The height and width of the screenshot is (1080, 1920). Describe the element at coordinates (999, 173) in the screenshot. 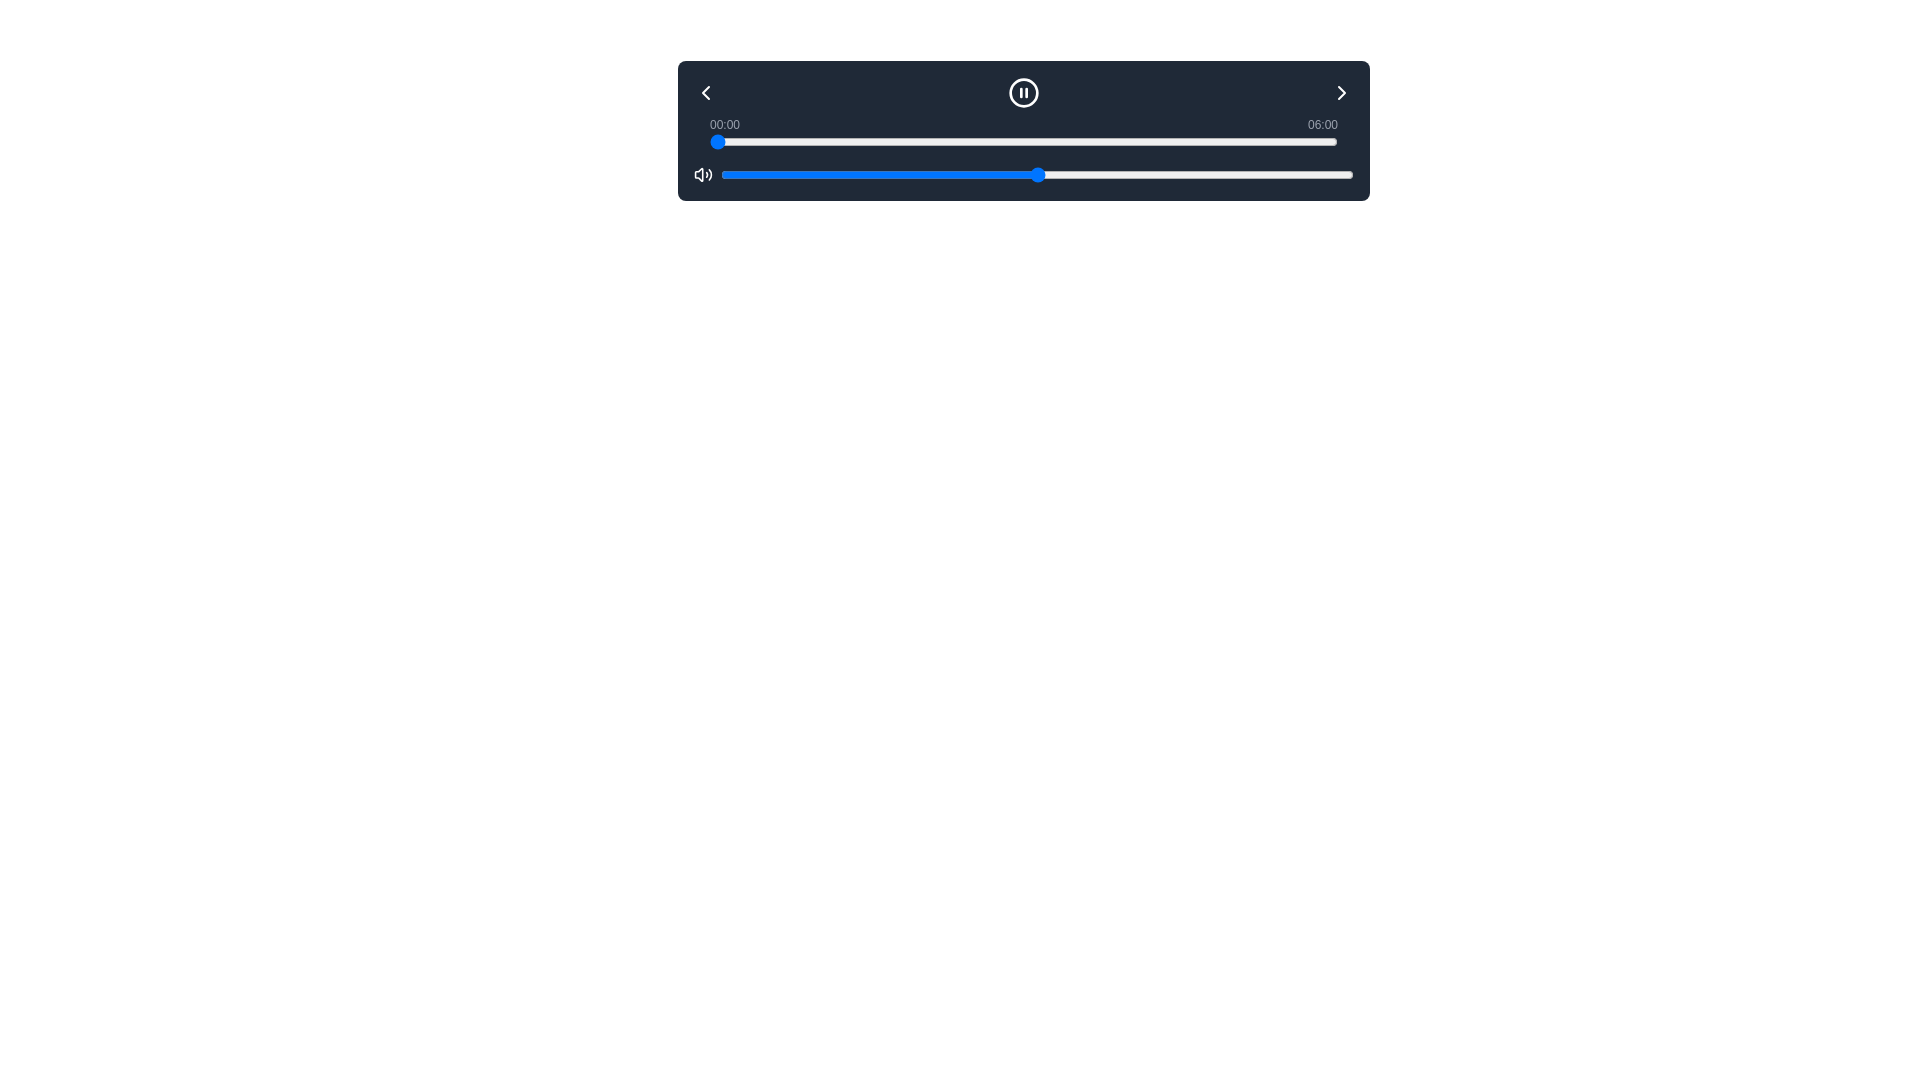

I see `the slider` at that location.